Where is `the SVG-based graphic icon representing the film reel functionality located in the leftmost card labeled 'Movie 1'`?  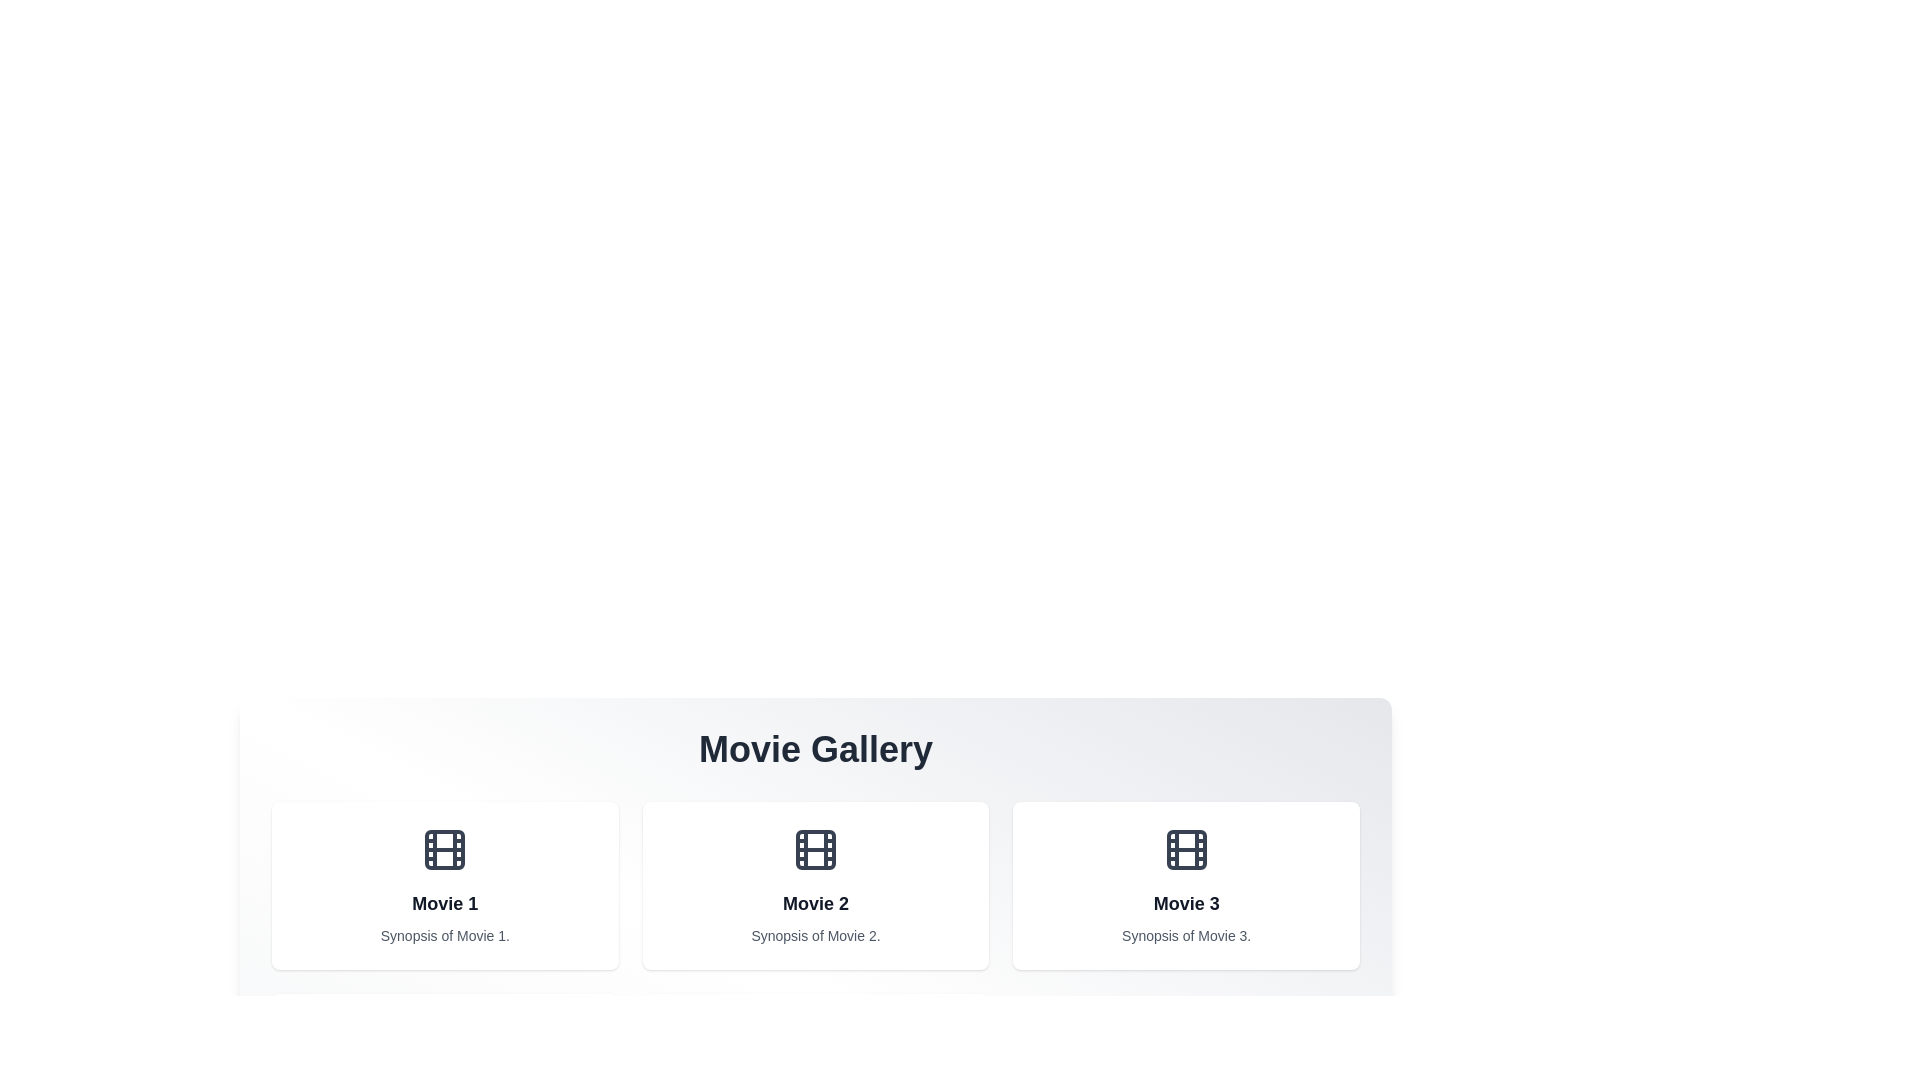
the SVG-based graphic icon representing the film reel functionality located in the leftmost card labeled 'Movie 1' is located at coordinates (444, 849).